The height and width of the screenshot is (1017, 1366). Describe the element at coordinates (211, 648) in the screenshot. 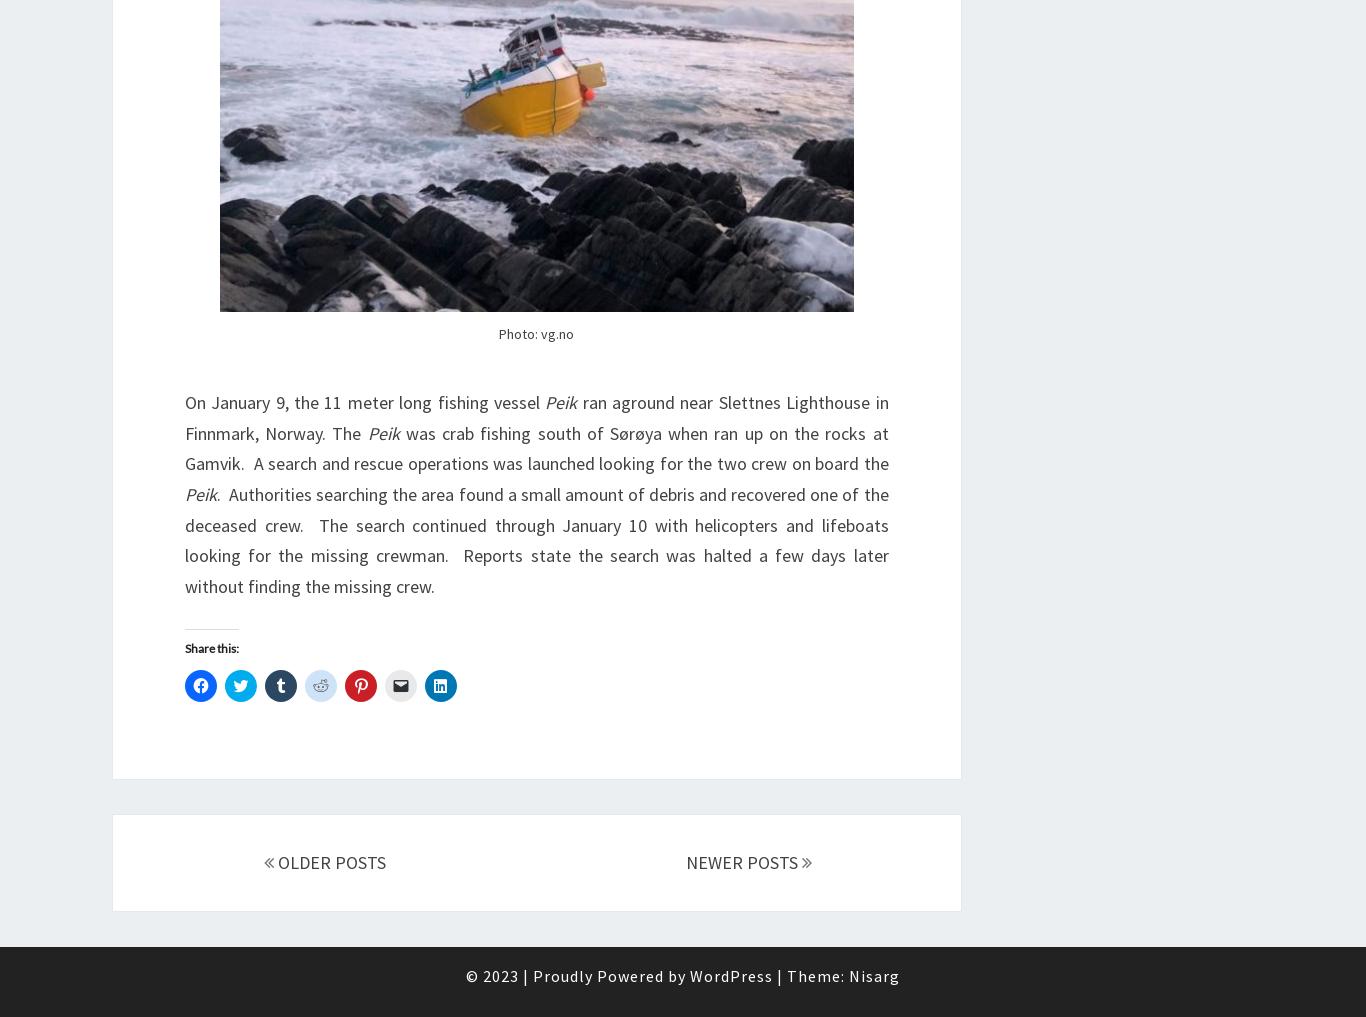

I see `'Share this:'` at that location.